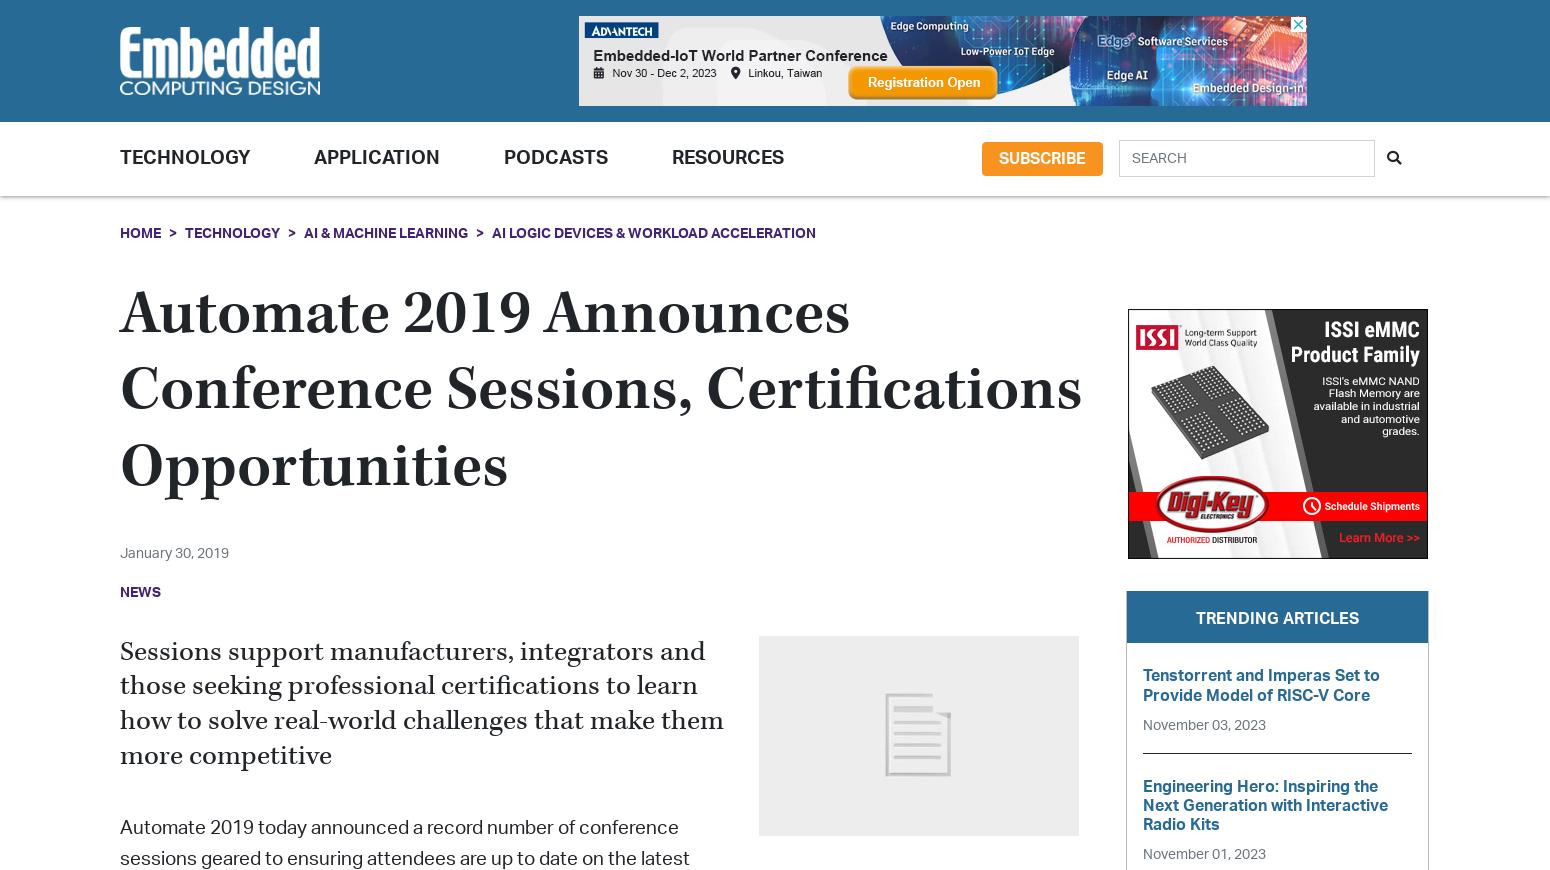  I want to click on 'Application', so click(375, 157).